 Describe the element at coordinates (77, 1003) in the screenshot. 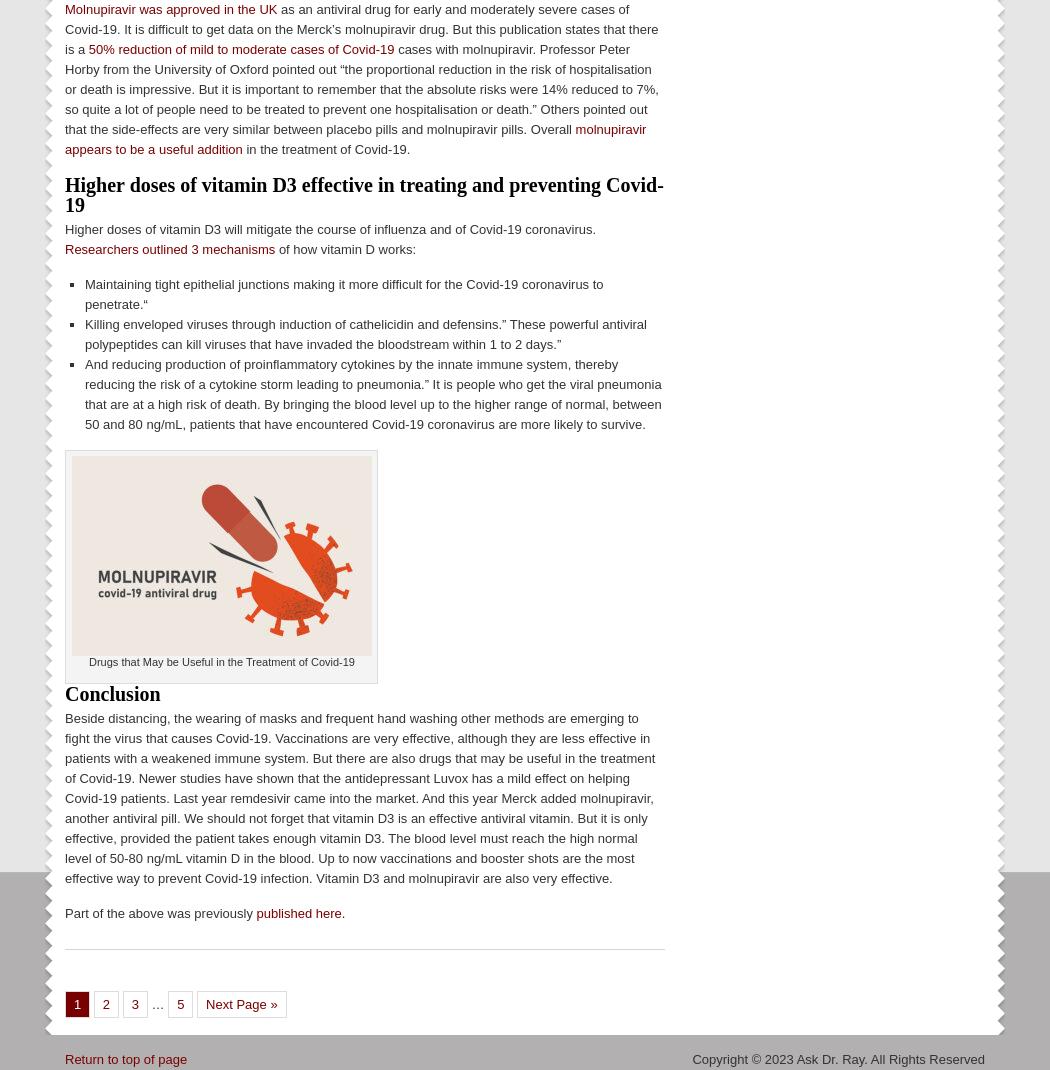

I see `'1'` at that location.